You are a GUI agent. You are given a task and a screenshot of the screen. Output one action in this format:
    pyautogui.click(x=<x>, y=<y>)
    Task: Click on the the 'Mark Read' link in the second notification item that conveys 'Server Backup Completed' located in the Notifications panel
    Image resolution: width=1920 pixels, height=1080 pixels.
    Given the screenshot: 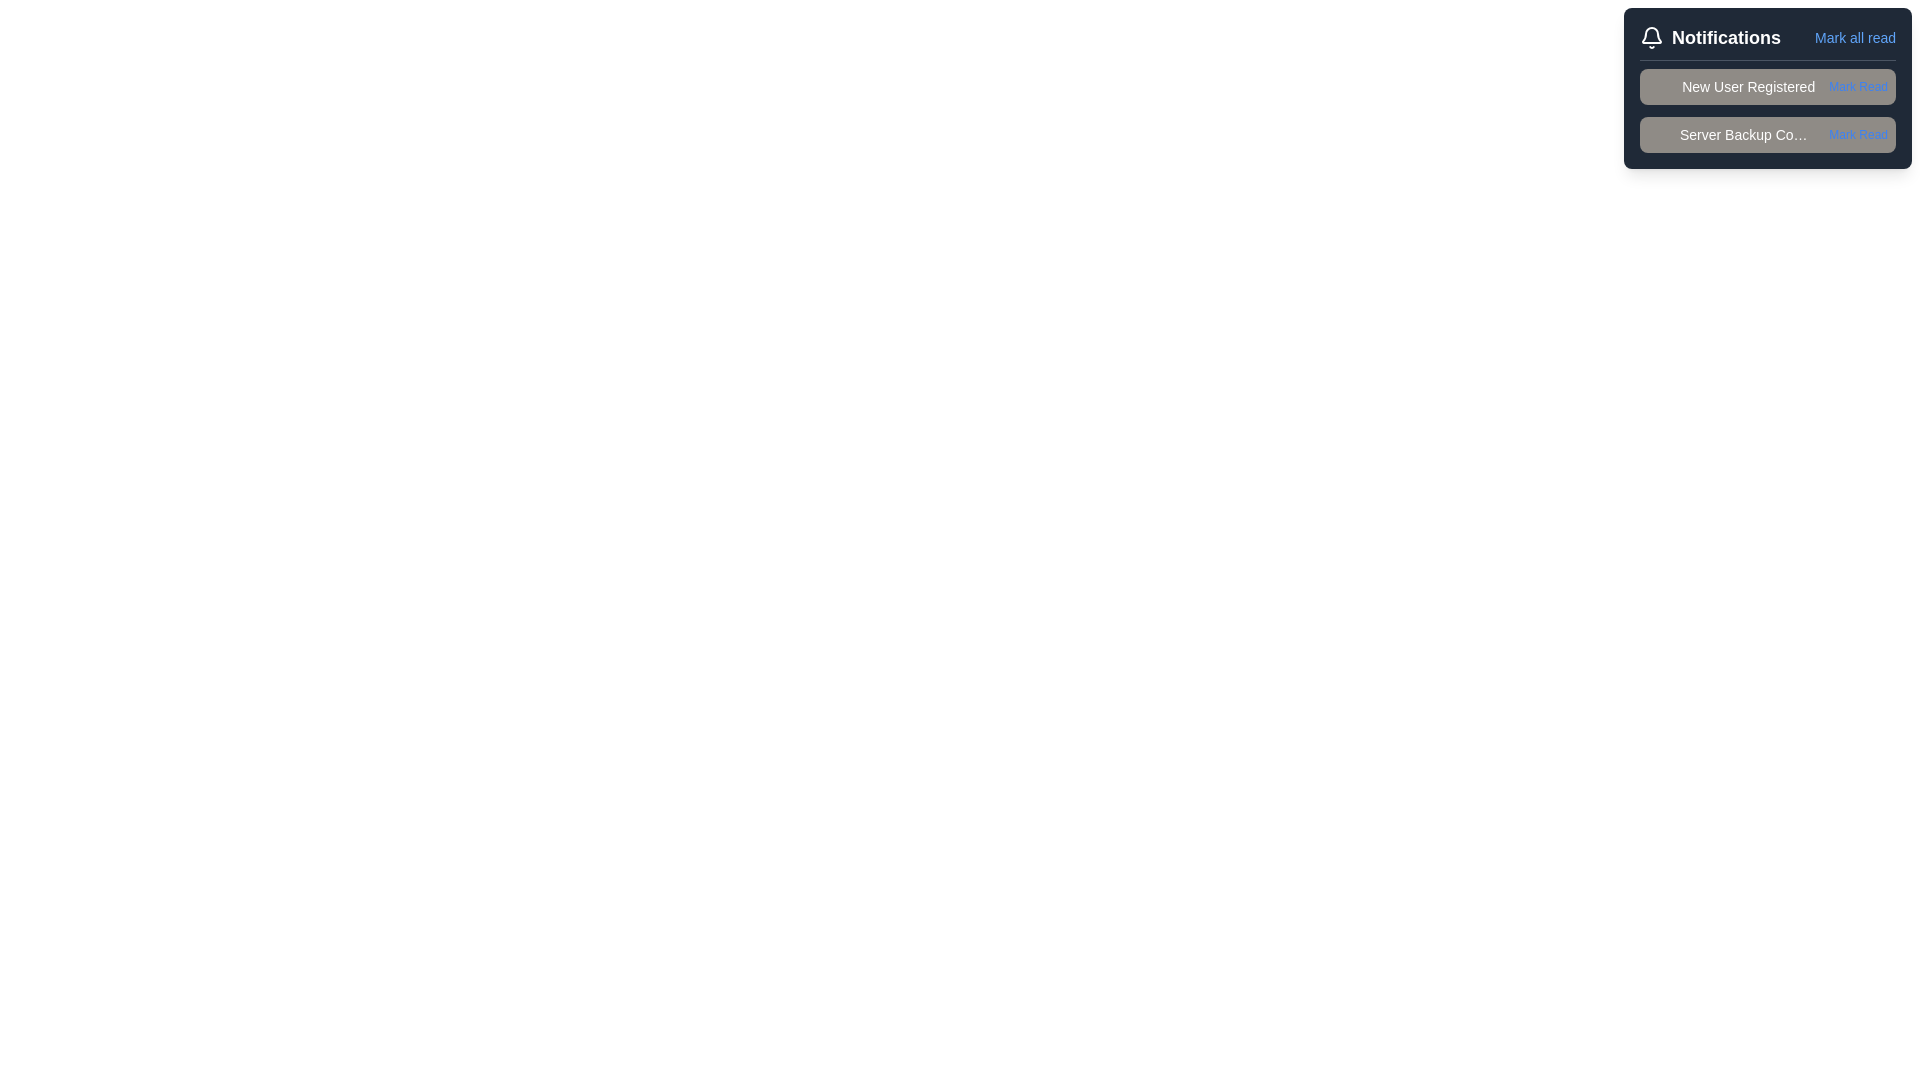 What is the action you would take?
    pyautogui.click(x=1767, y=135)
    